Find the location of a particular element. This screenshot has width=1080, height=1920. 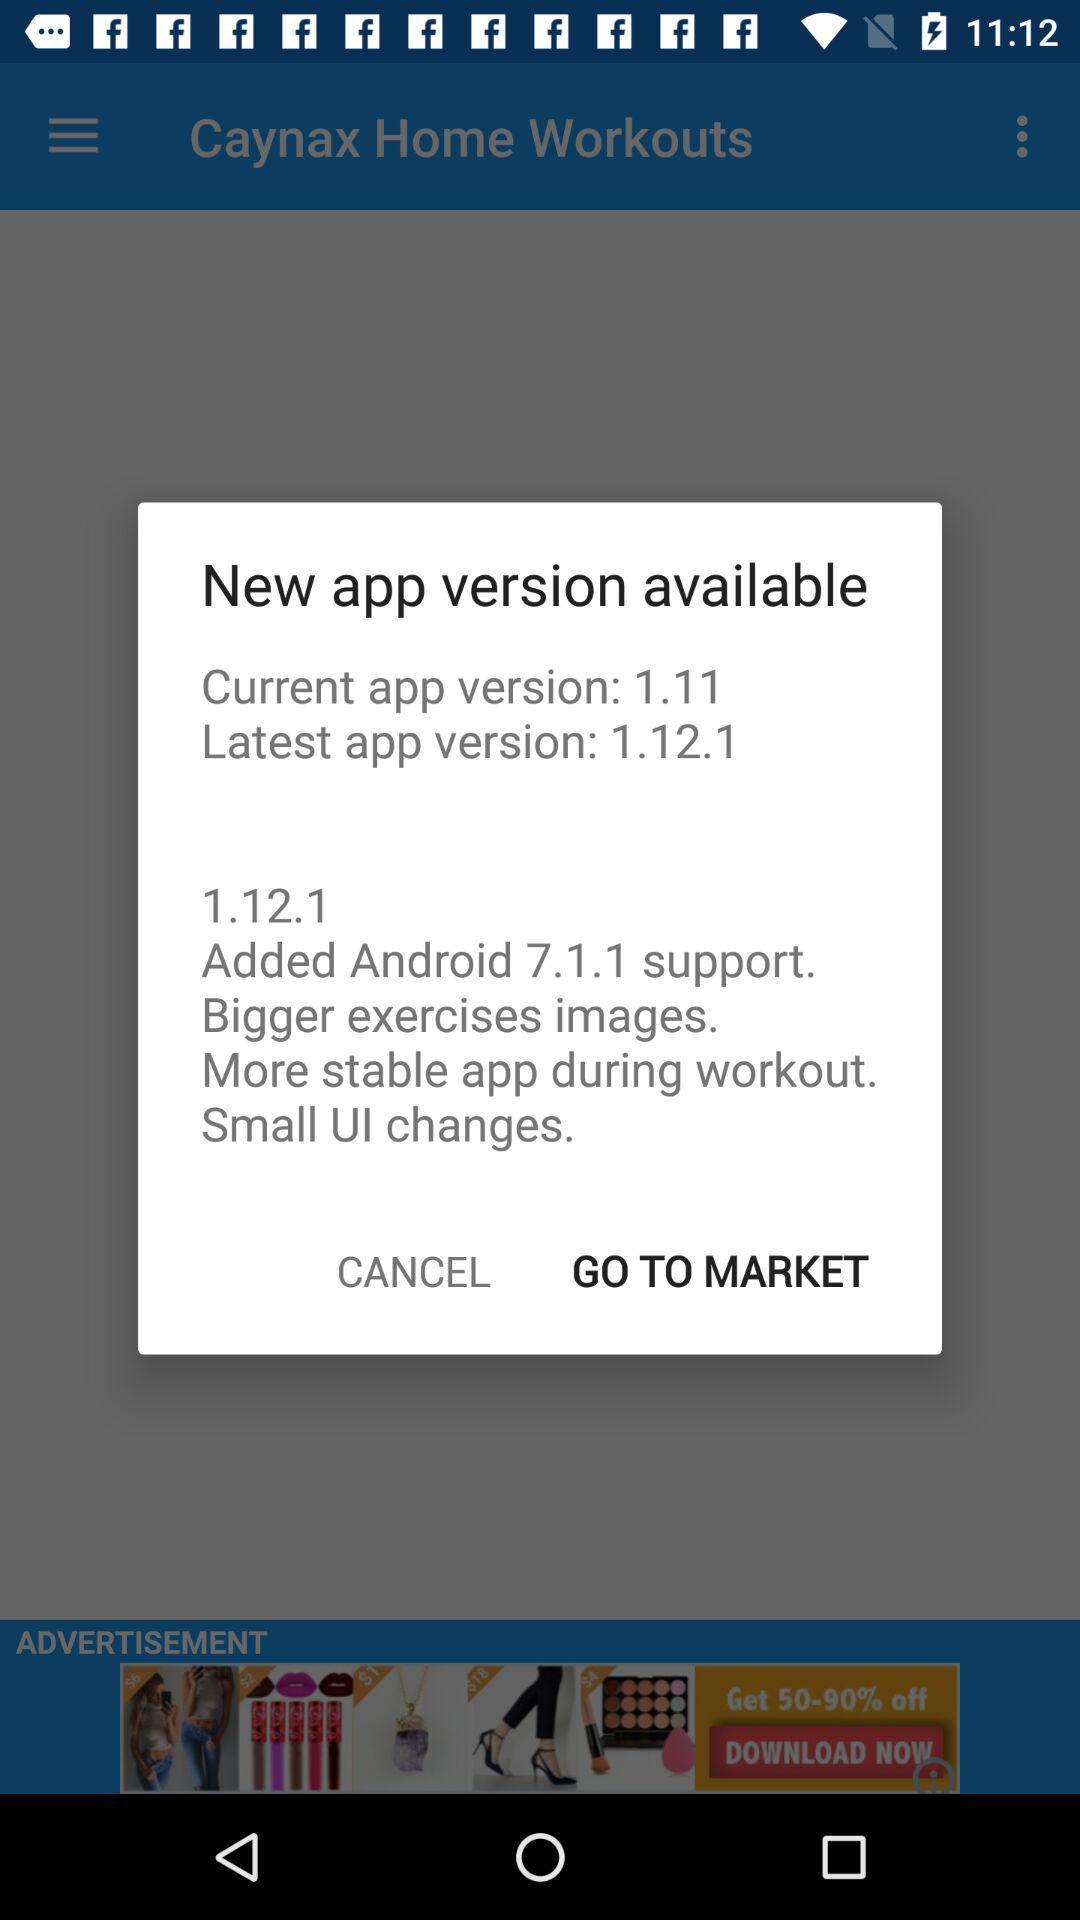

the item next to the cancel is located at coordinates (720, 1269).